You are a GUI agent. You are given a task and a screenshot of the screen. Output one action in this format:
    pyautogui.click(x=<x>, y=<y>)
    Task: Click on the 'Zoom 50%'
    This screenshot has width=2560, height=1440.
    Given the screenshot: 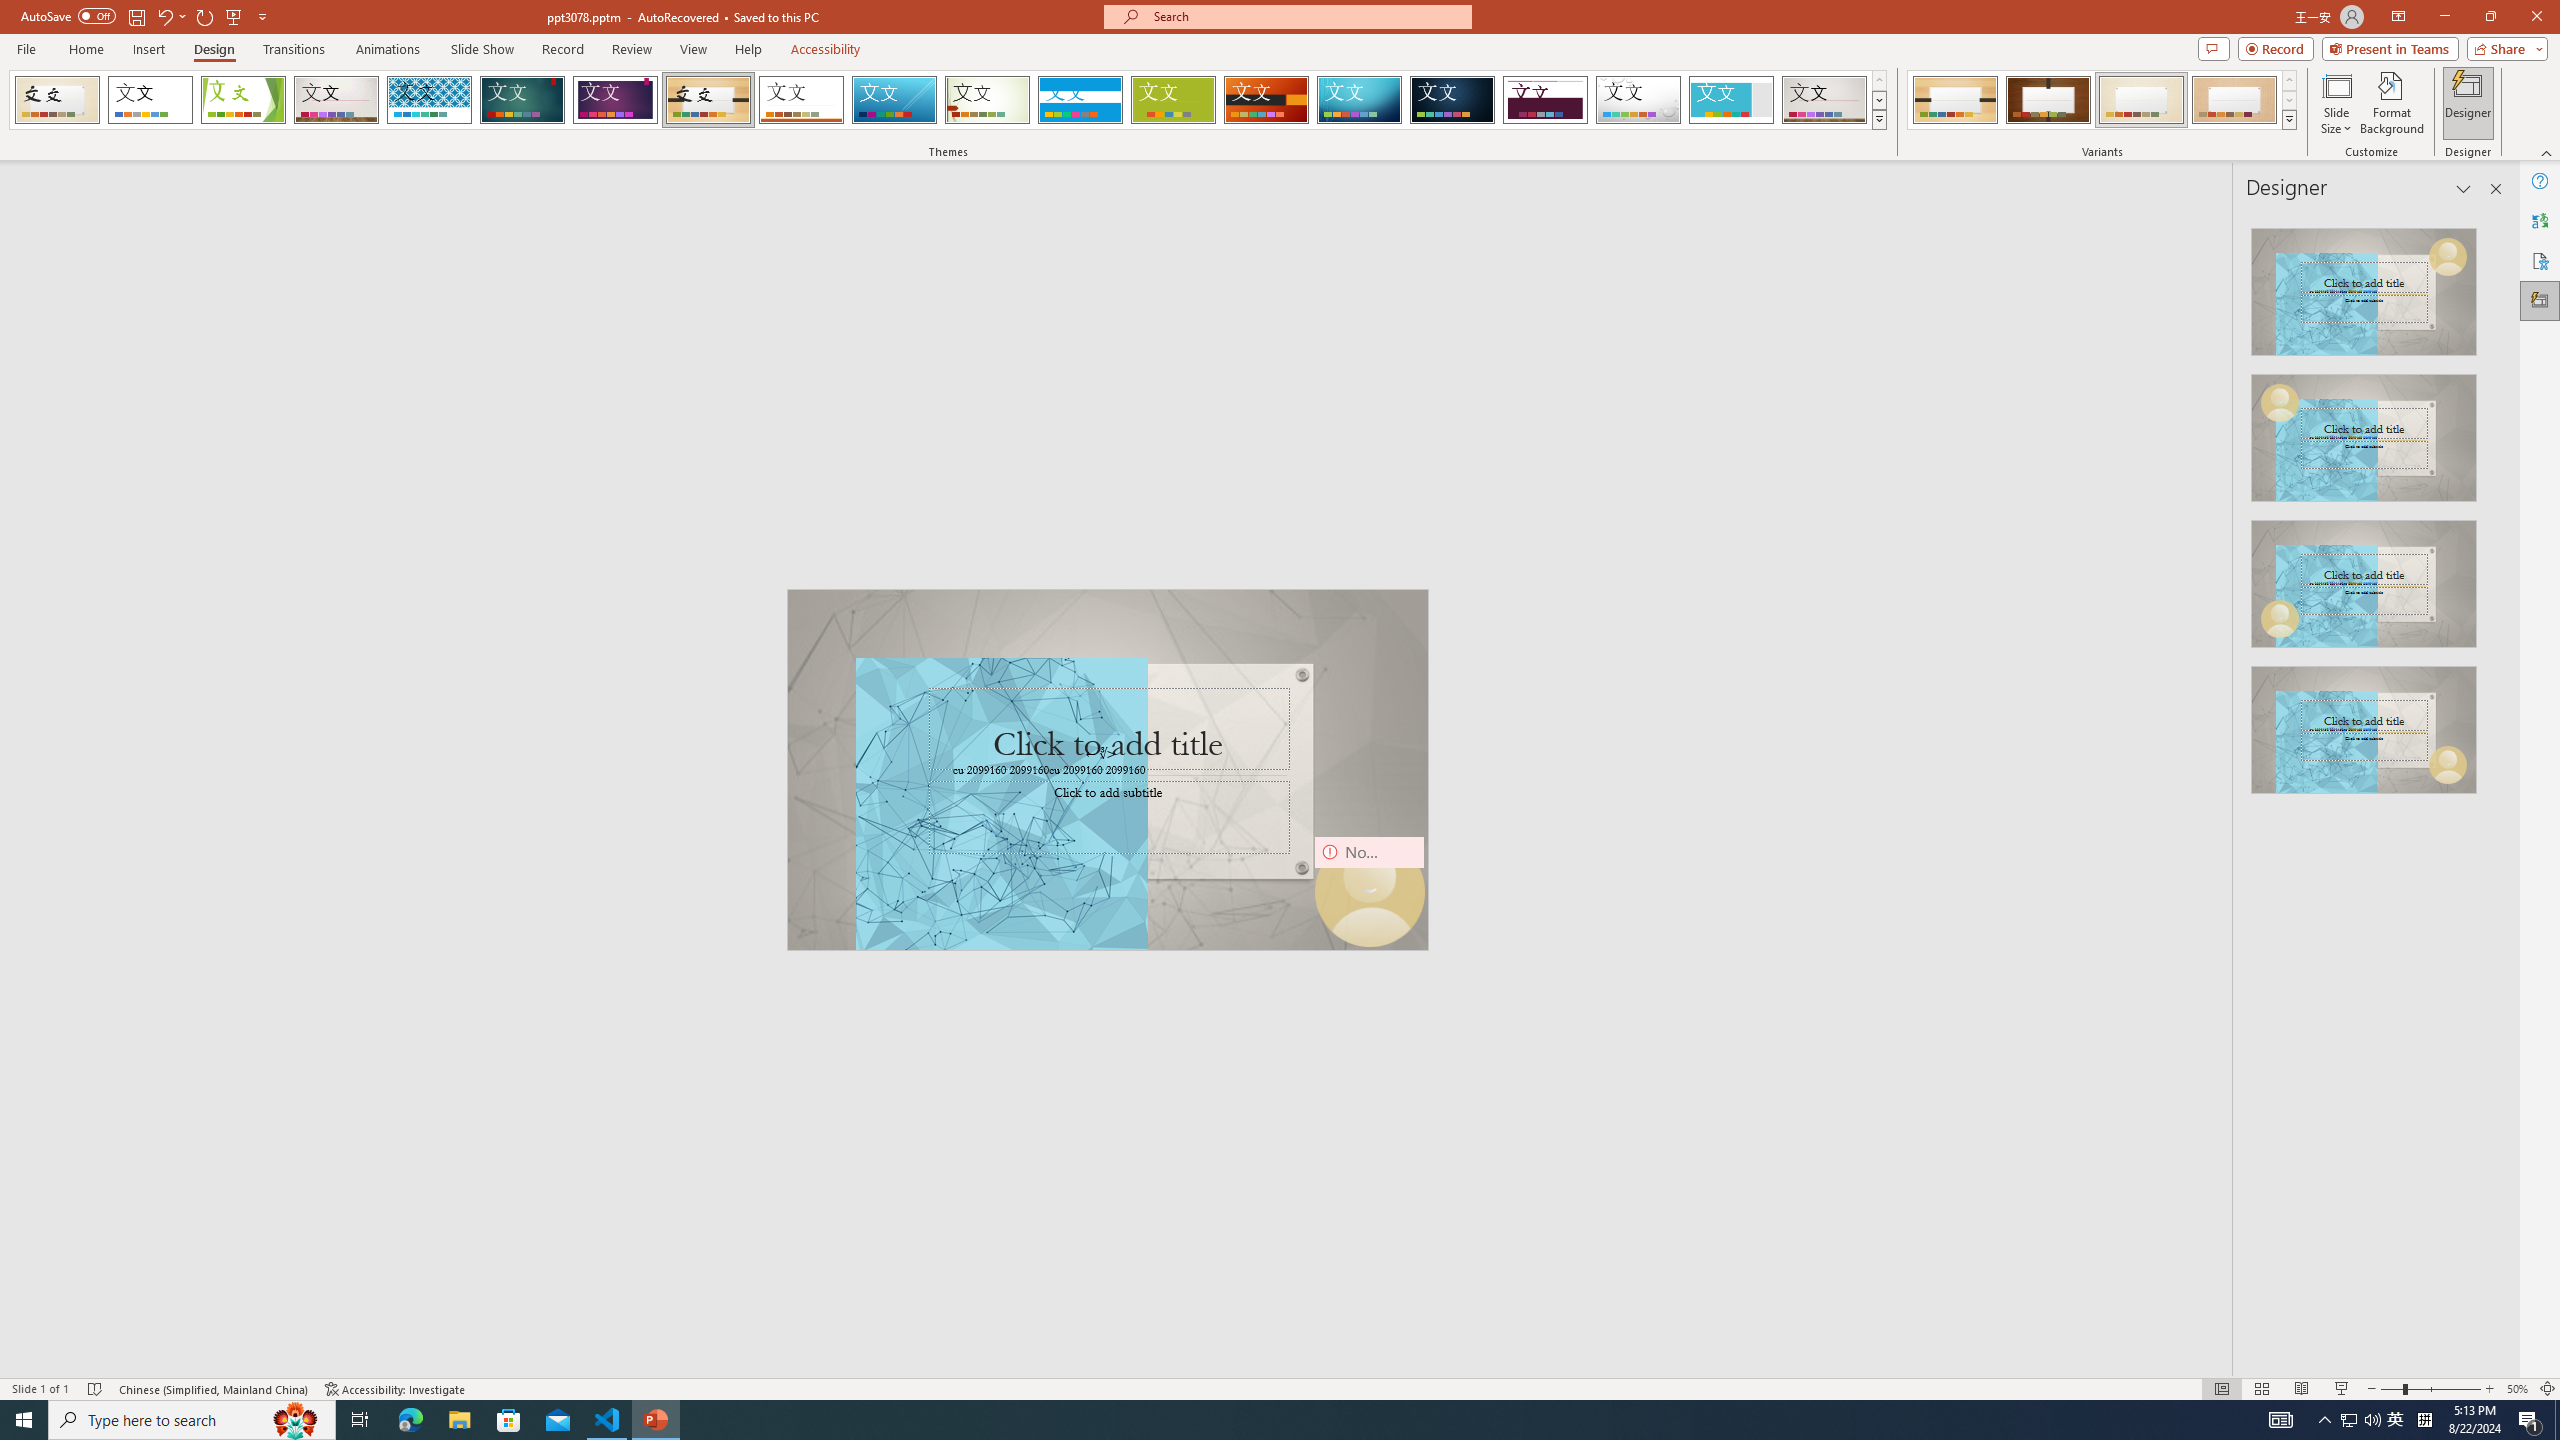 What is the action you would take?
    pyautogui.click(x=2516, y=1389)
    